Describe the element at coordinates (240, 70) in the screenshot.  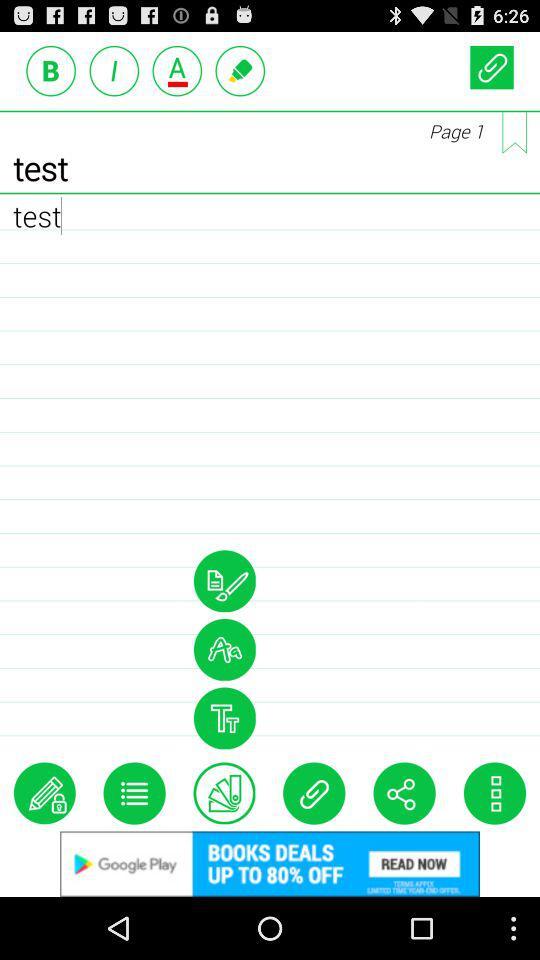
I see `use highlighter` at that location.